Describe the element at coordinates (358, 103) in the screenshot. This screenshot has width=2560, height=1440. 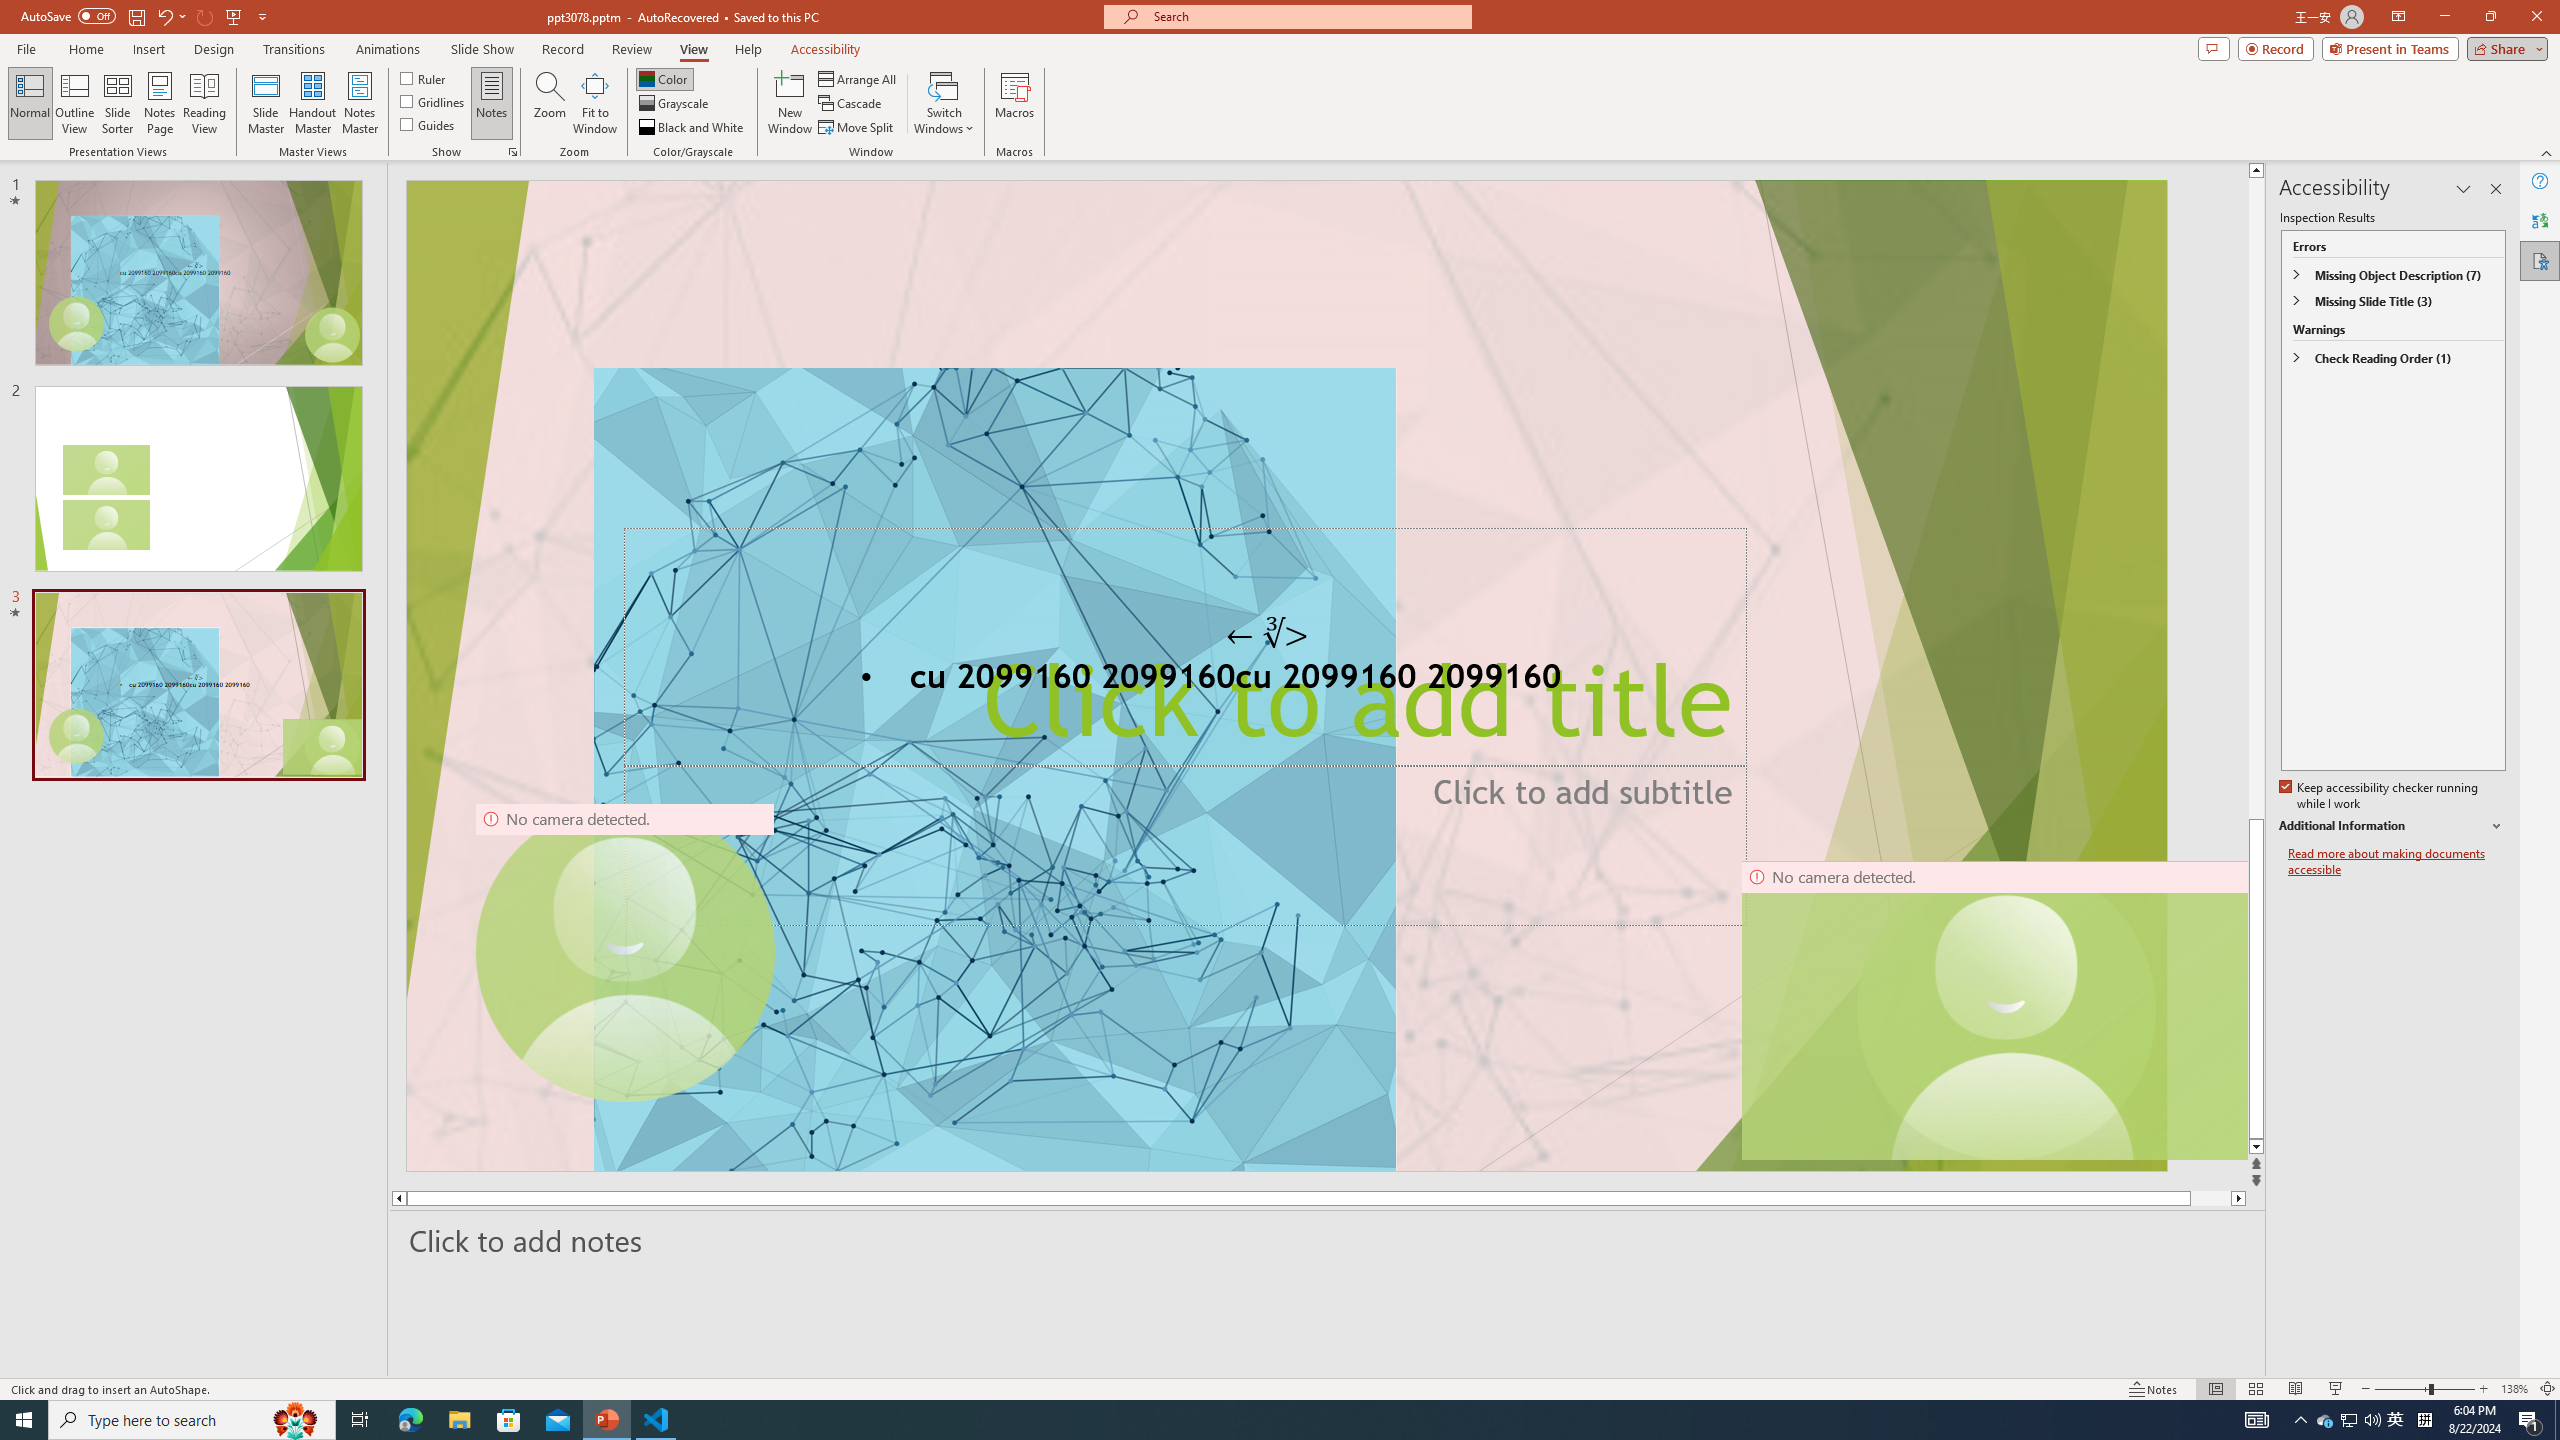
I see `'Notes Master'` at that location.